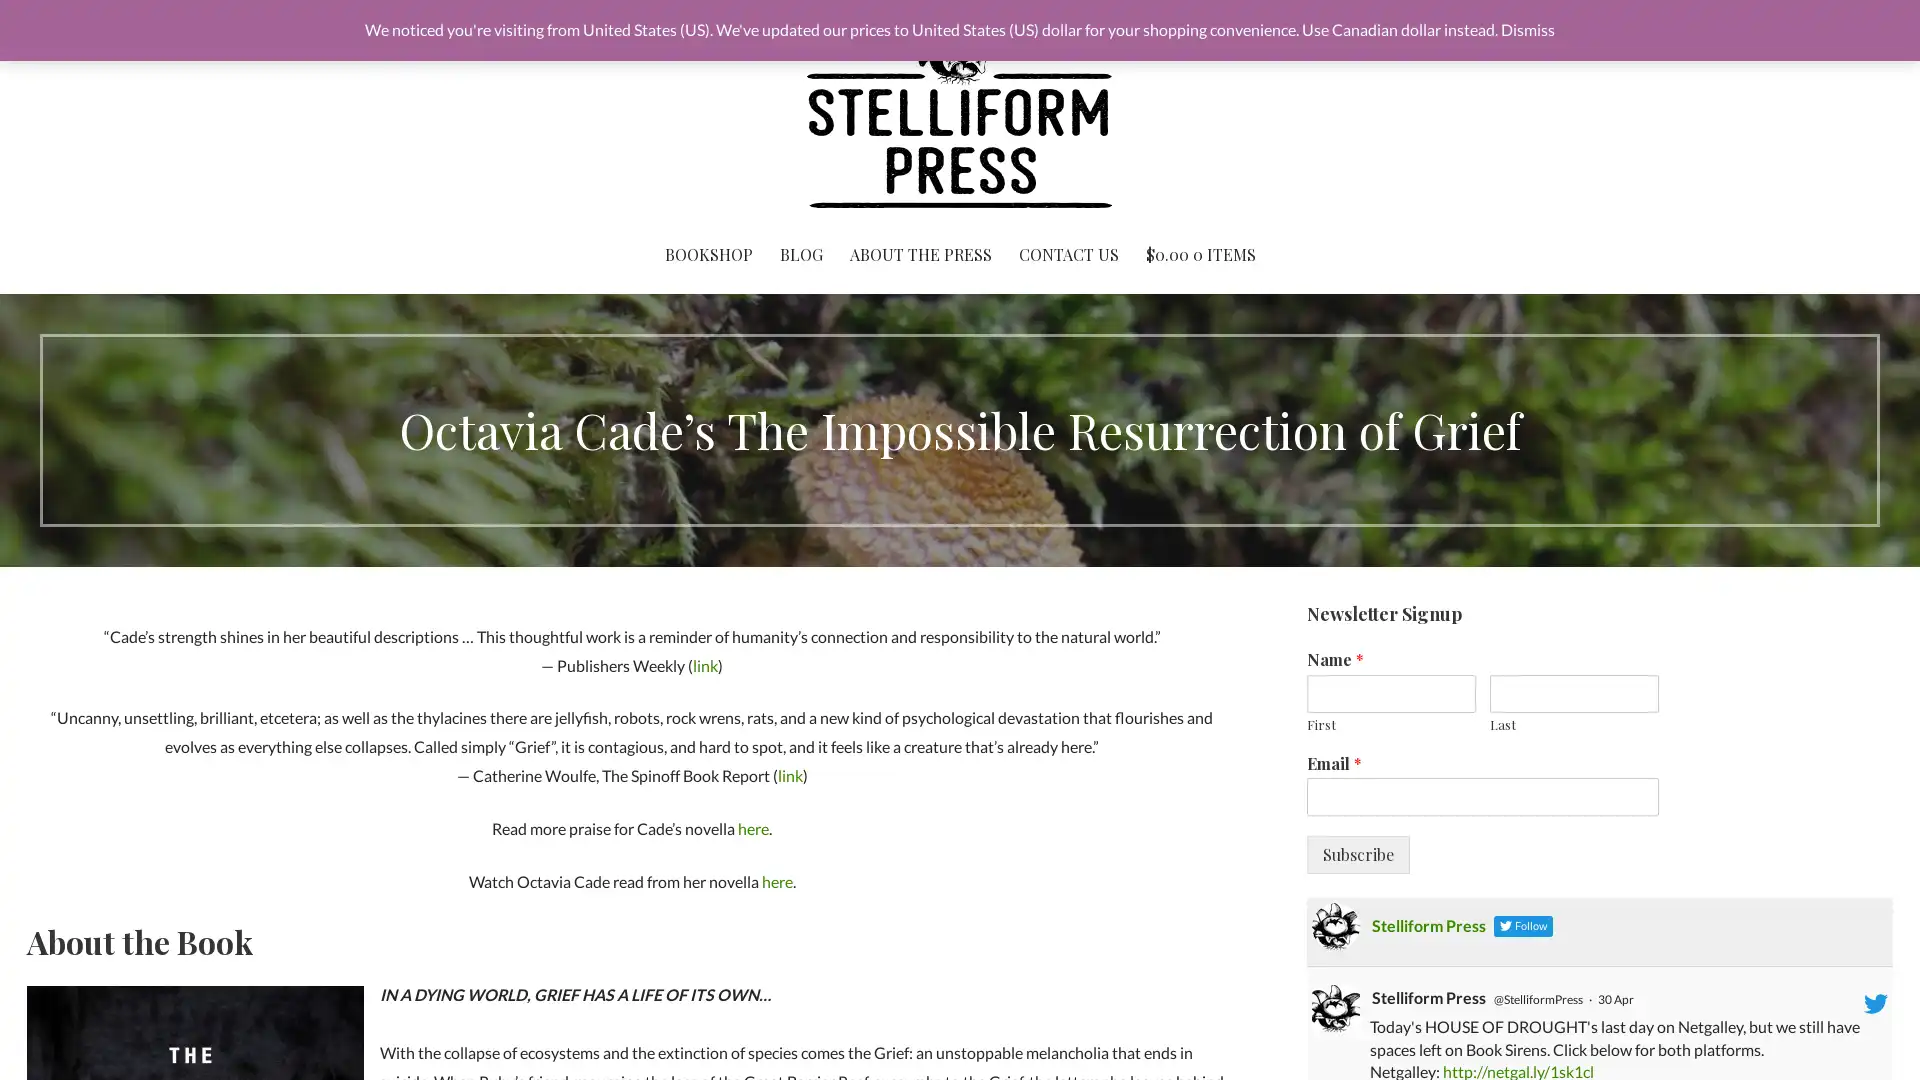  Describe the element at coordinates (1357, 855) in the screenshot. I see `Subscribe` at that location.